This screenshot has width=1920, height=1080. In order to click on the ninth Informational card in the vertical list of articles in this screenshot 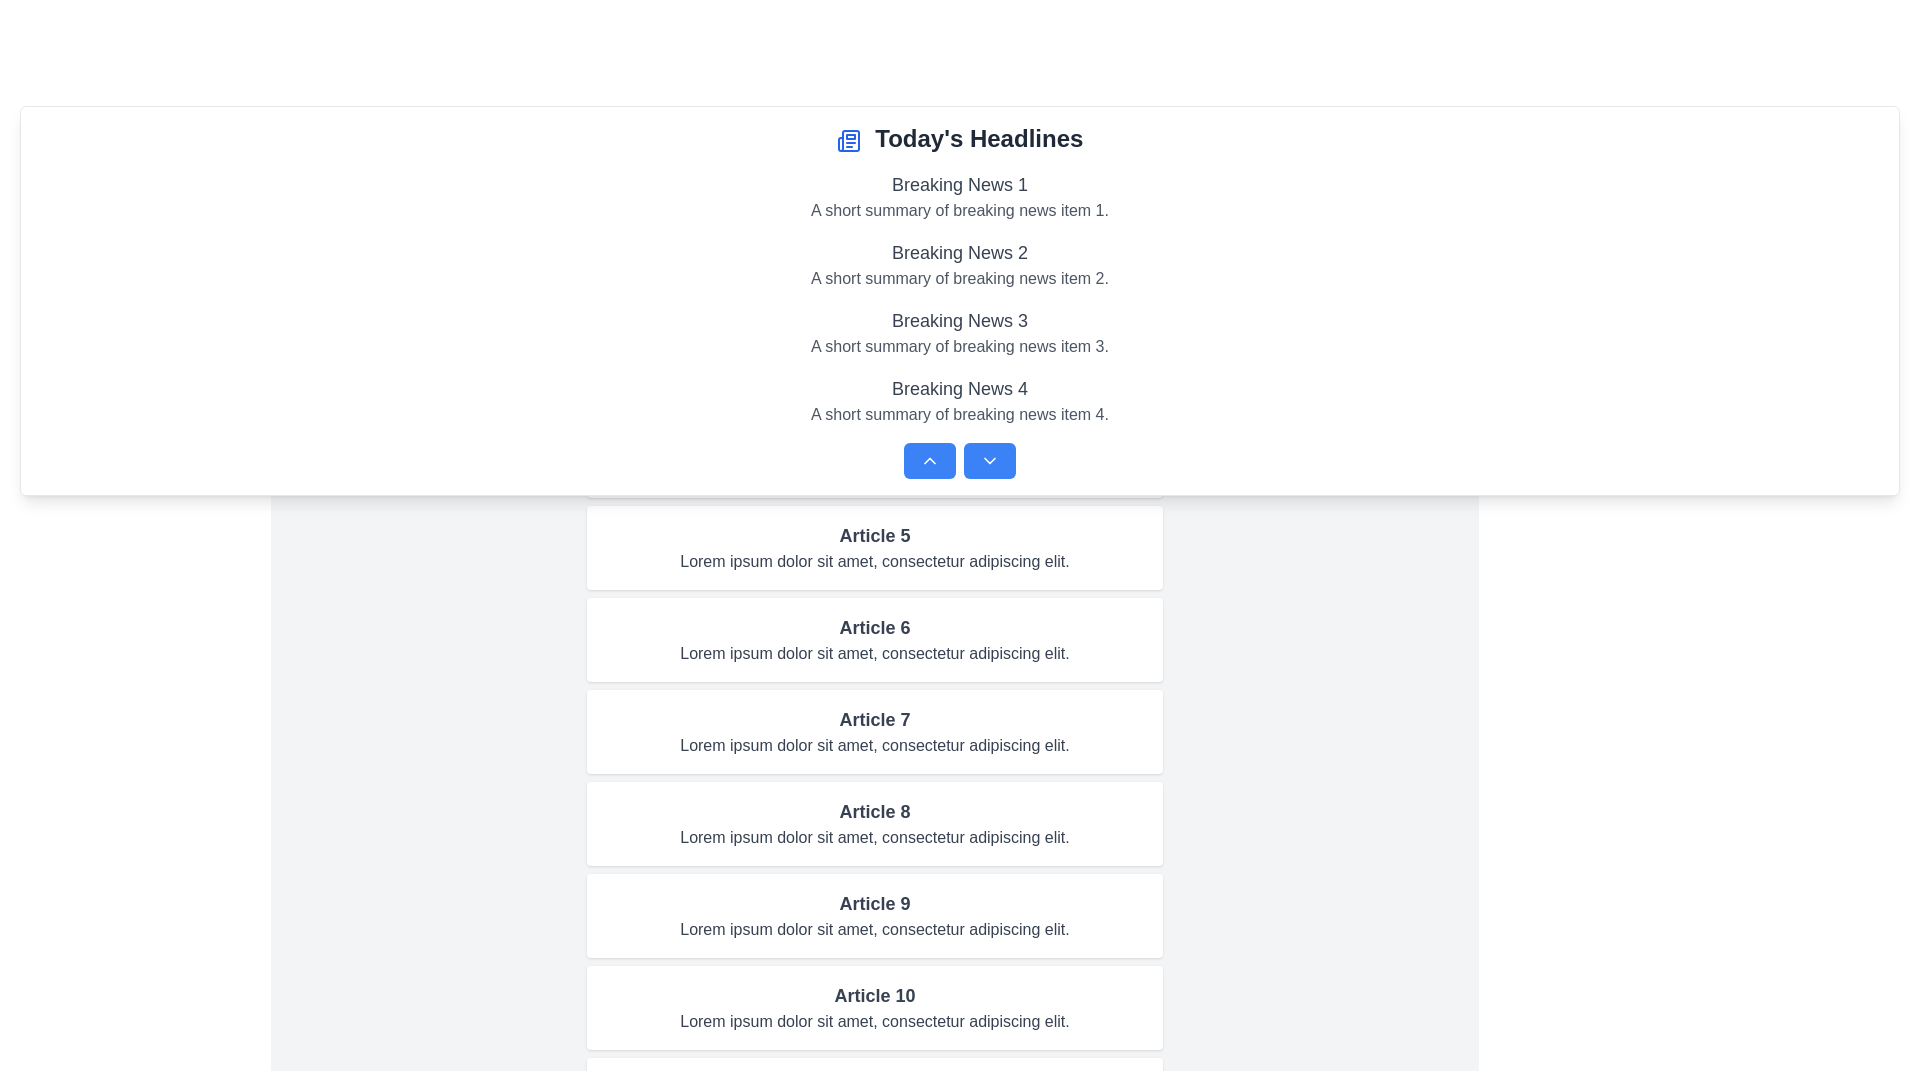, I will do `click(874, 915)`.